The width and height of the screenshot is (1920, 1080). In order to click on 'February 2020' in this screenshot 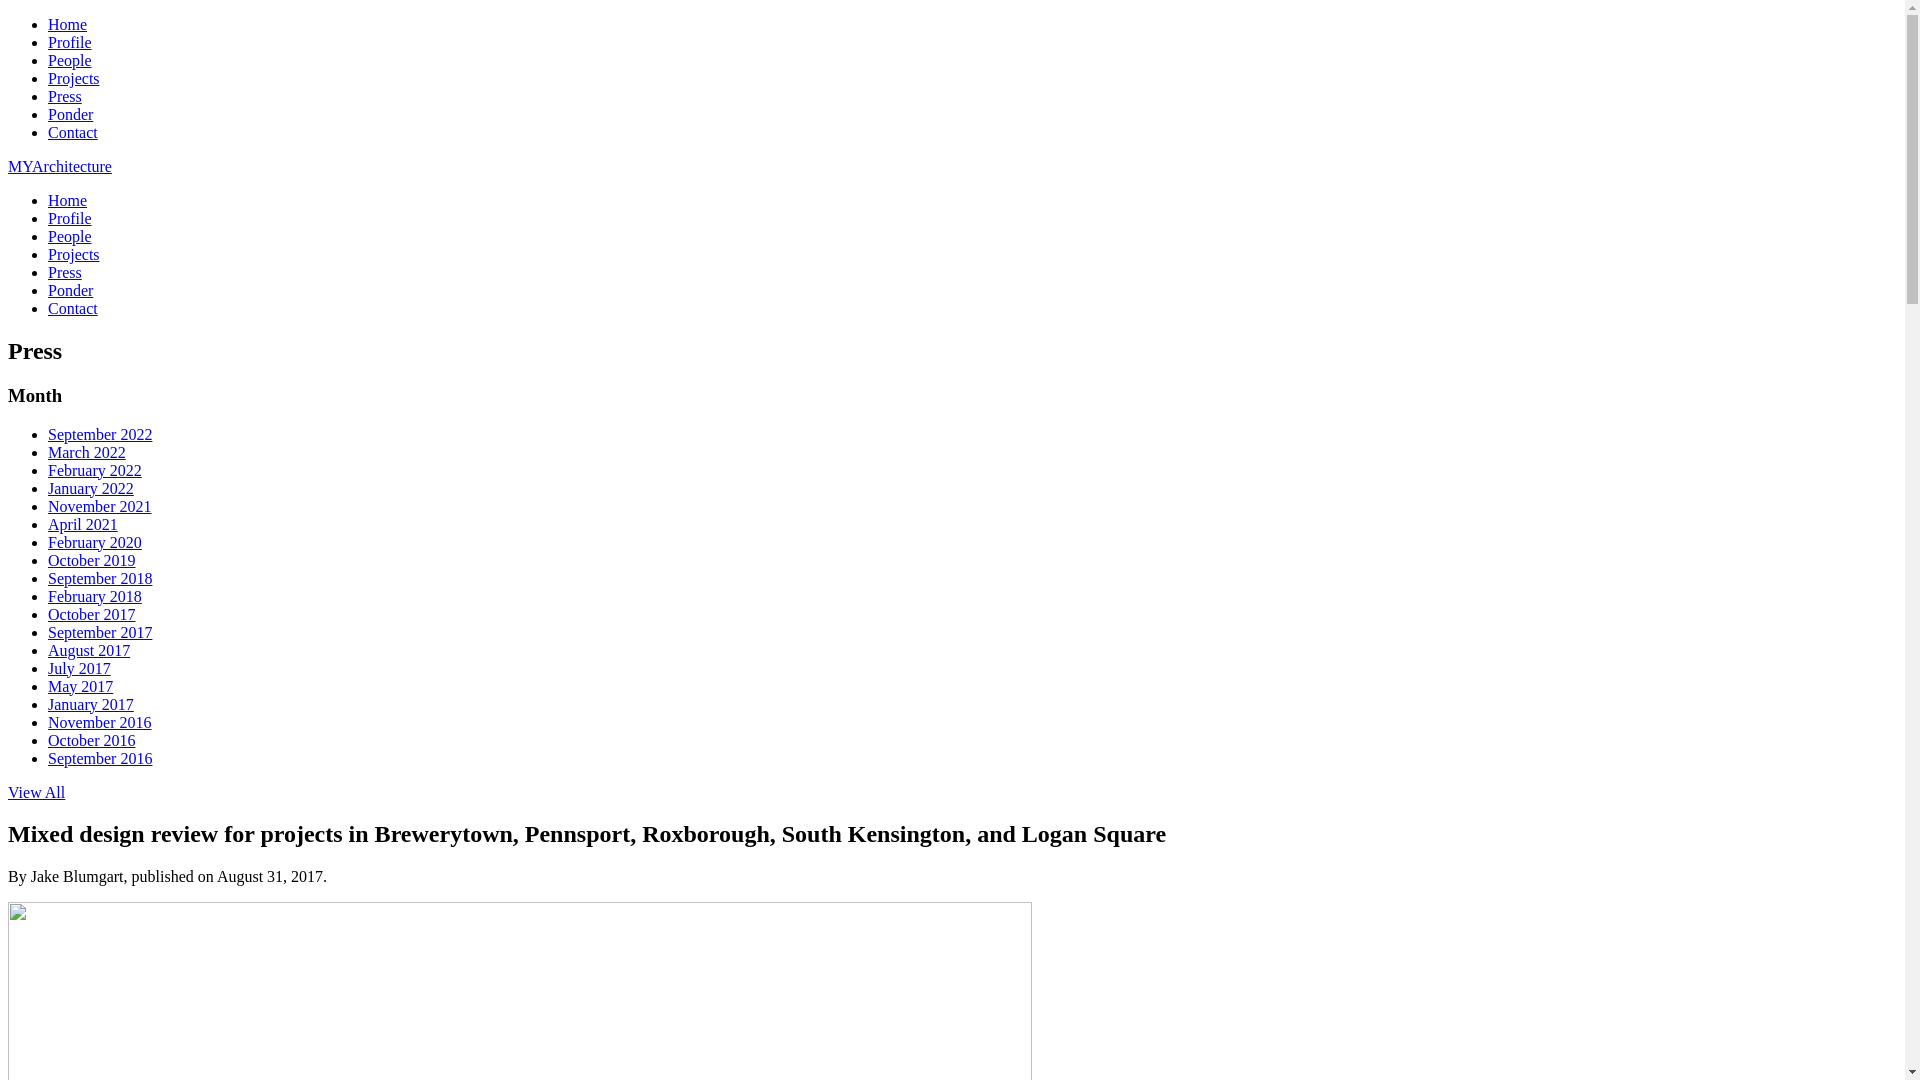, I will do `click(94, 542)`.